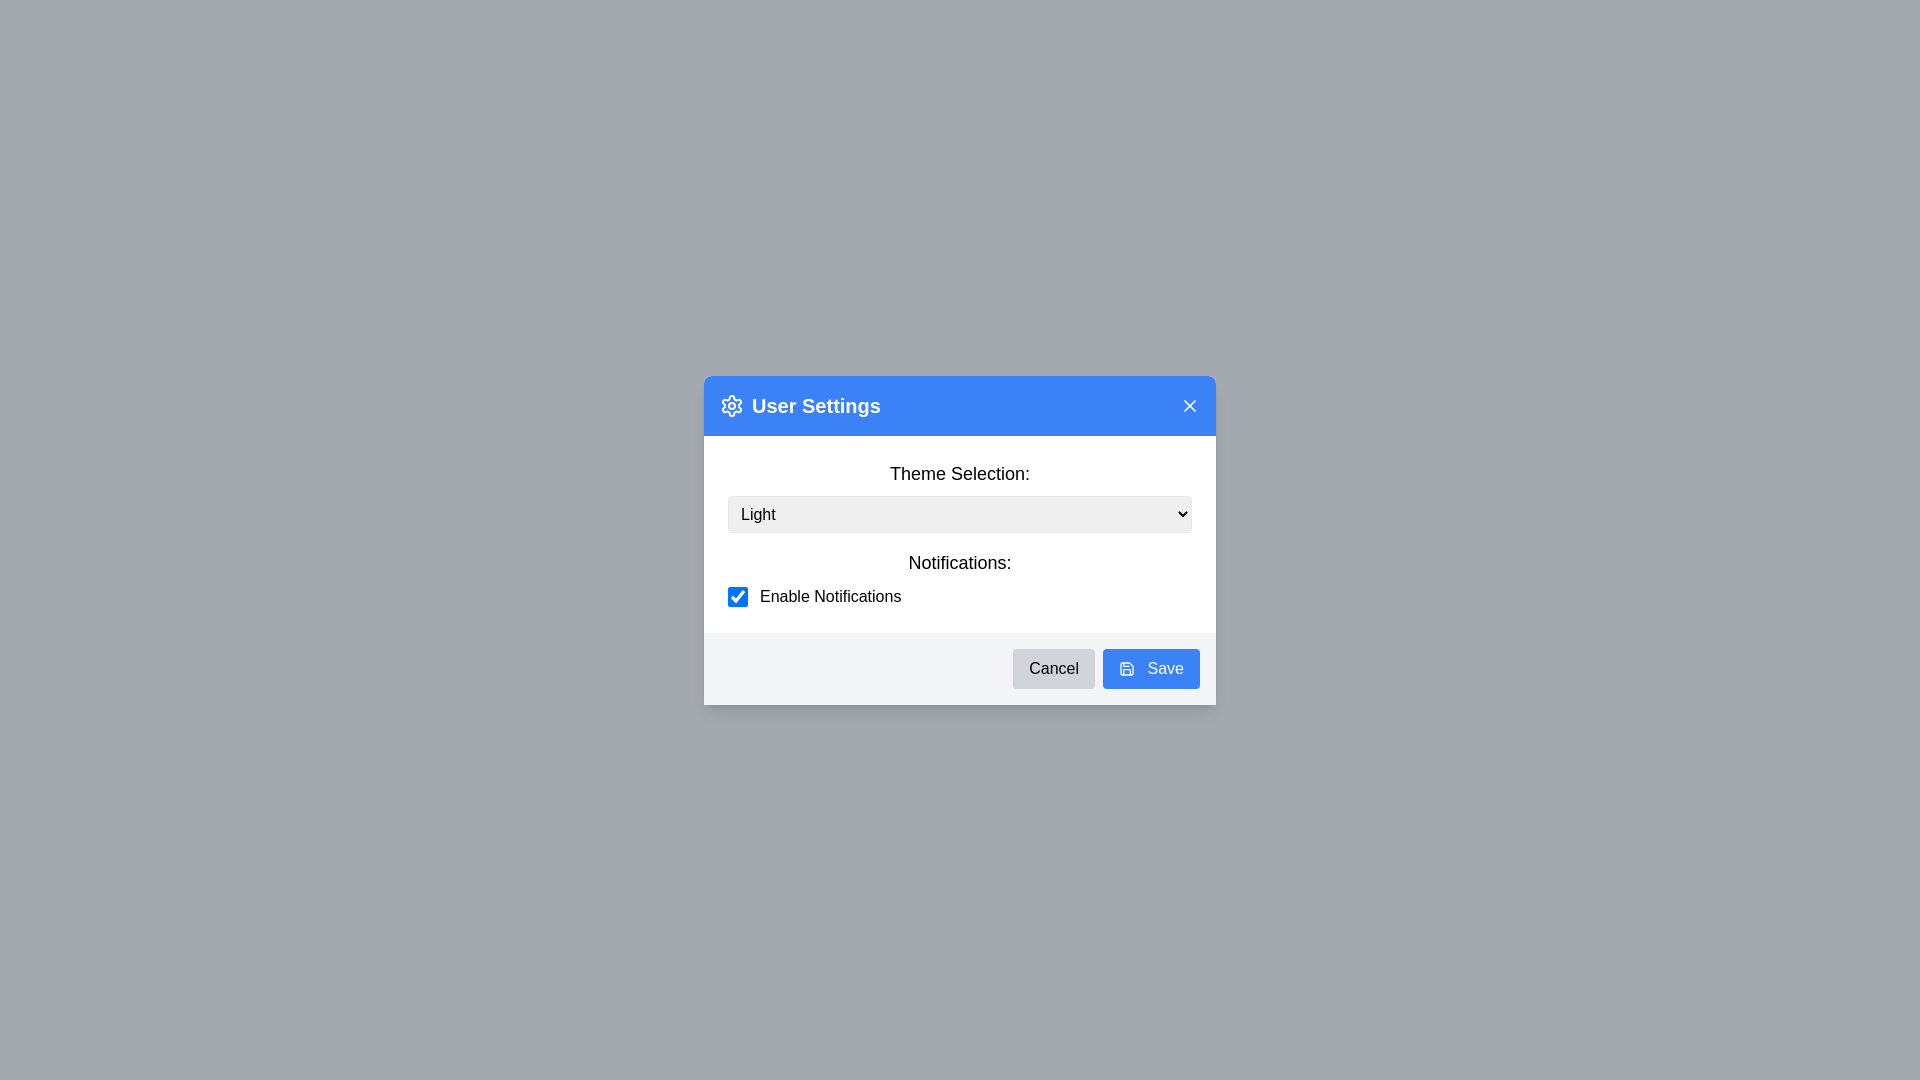  What do you see at coordinates (960, 473) in the screenshot?
I see `the text label that reads 'Theme Selection:' positioned at the topmost section of the content panel, above the dropdown menu labeled 'LightDark'` at bounding box center [960, 473].